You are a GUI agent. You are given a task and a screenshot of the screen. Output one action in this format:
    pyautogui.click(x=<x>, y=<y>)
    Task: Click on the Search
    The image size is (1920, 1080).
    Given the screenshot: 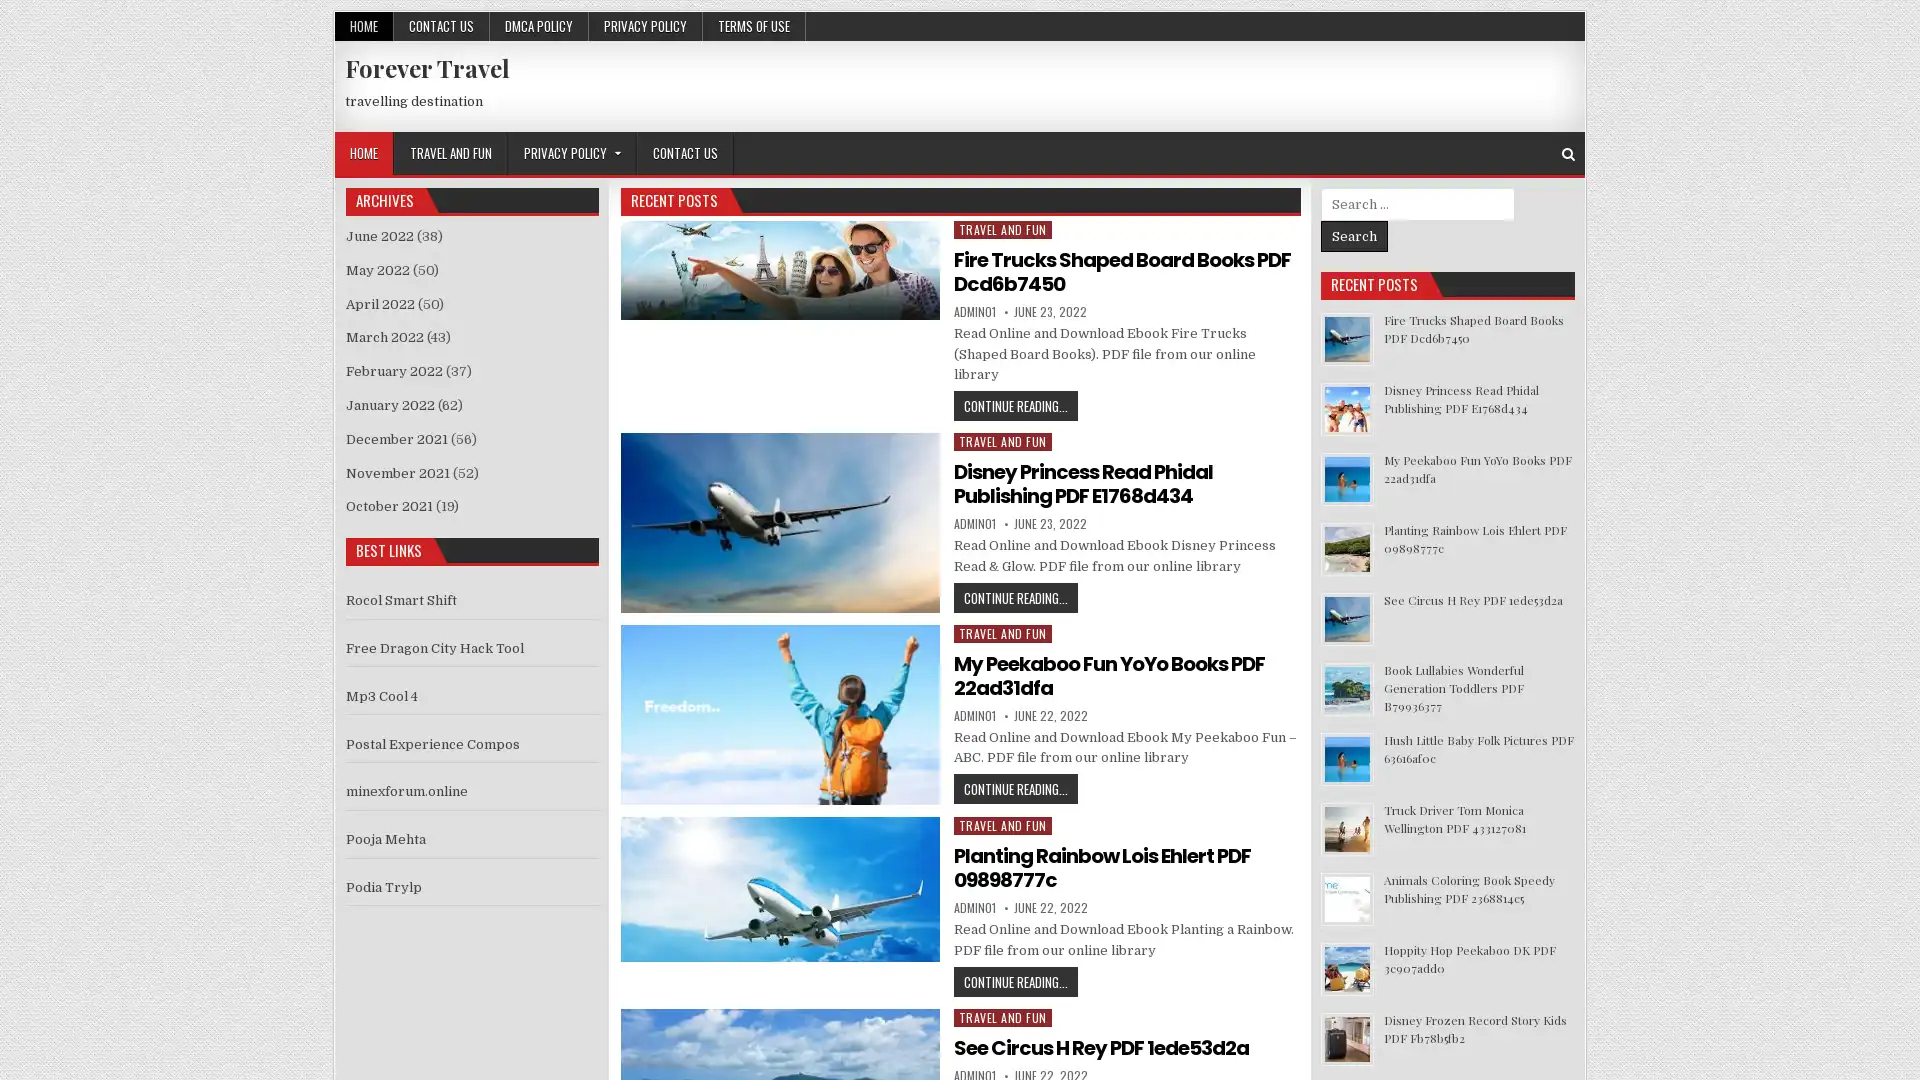 What is the action you would take?
    pyautogui.click(x=1354, y=235)
    